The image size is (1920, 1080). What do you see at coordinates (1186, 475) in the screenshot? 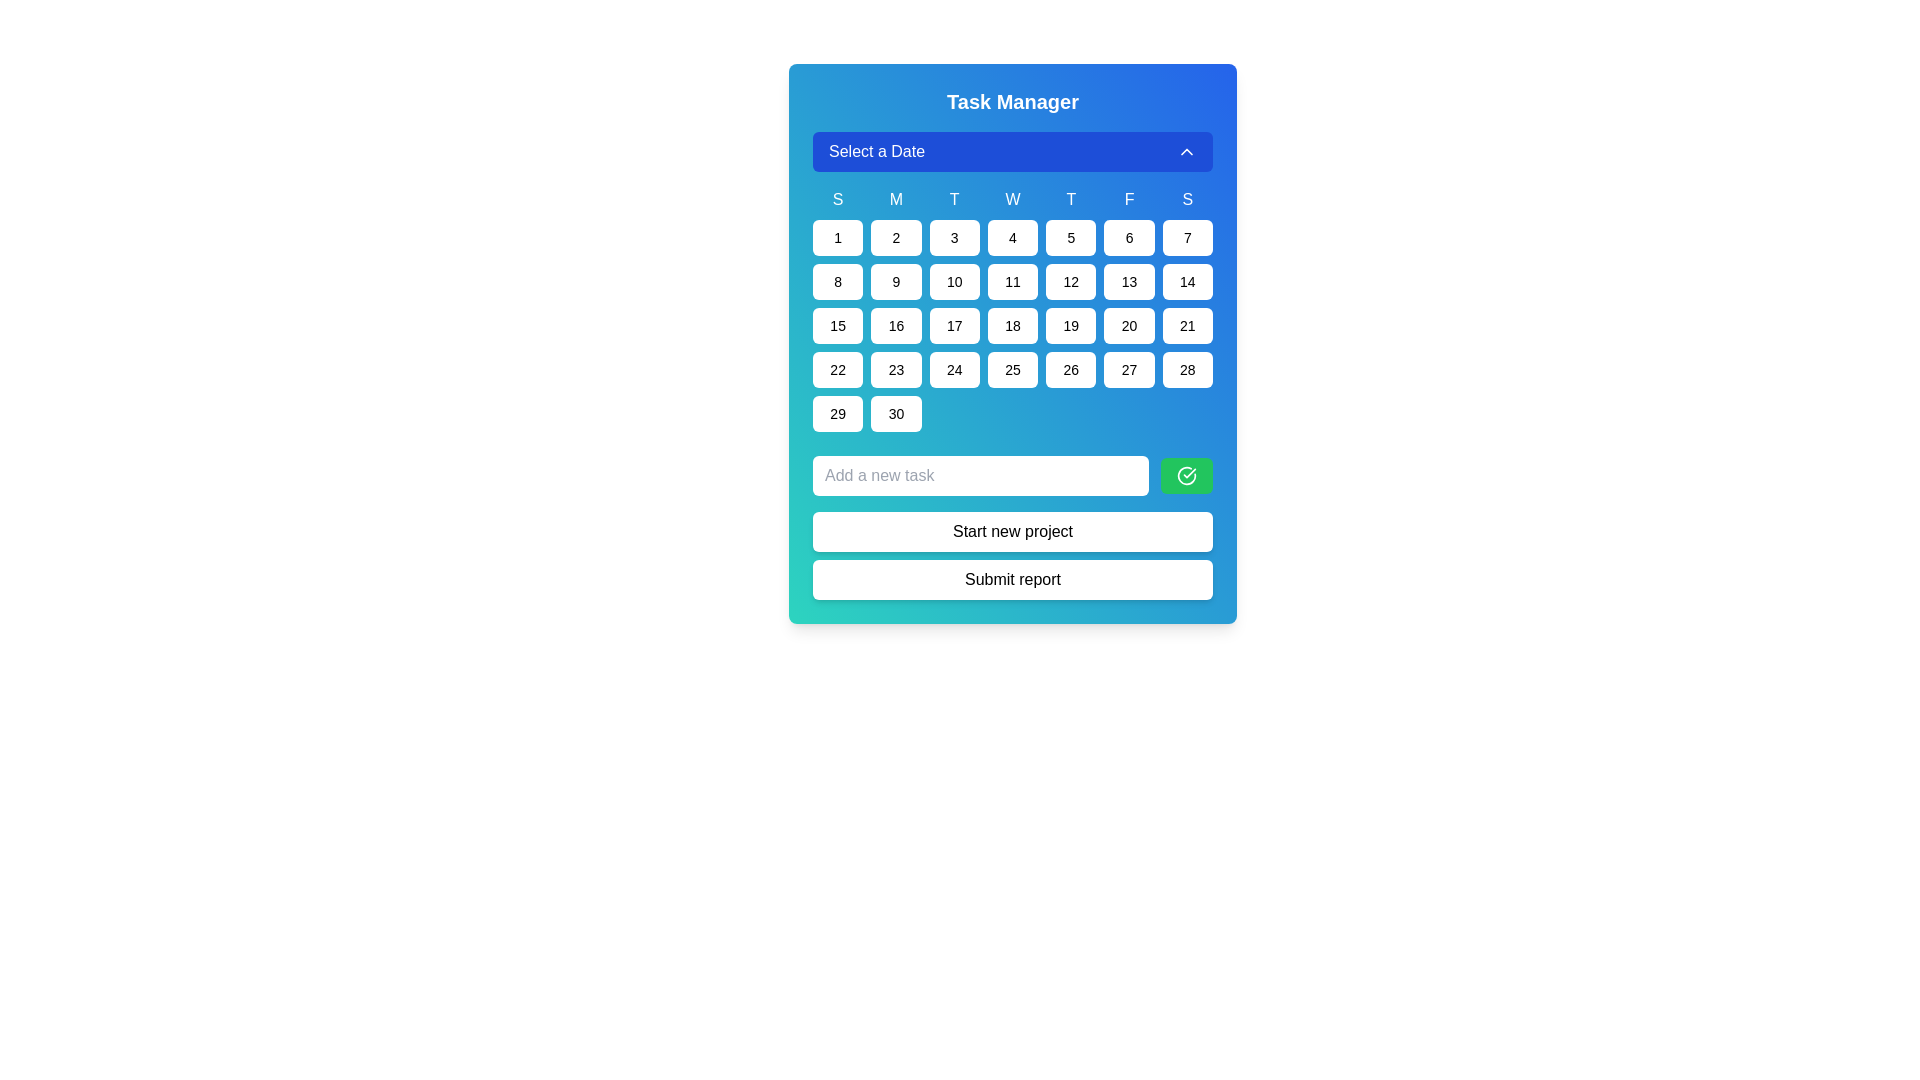
I see `the circular checkmark icon element, which is part of a green button located at the far-right side of the 'Add a new task' input field` at bounding box center [1186, 475].